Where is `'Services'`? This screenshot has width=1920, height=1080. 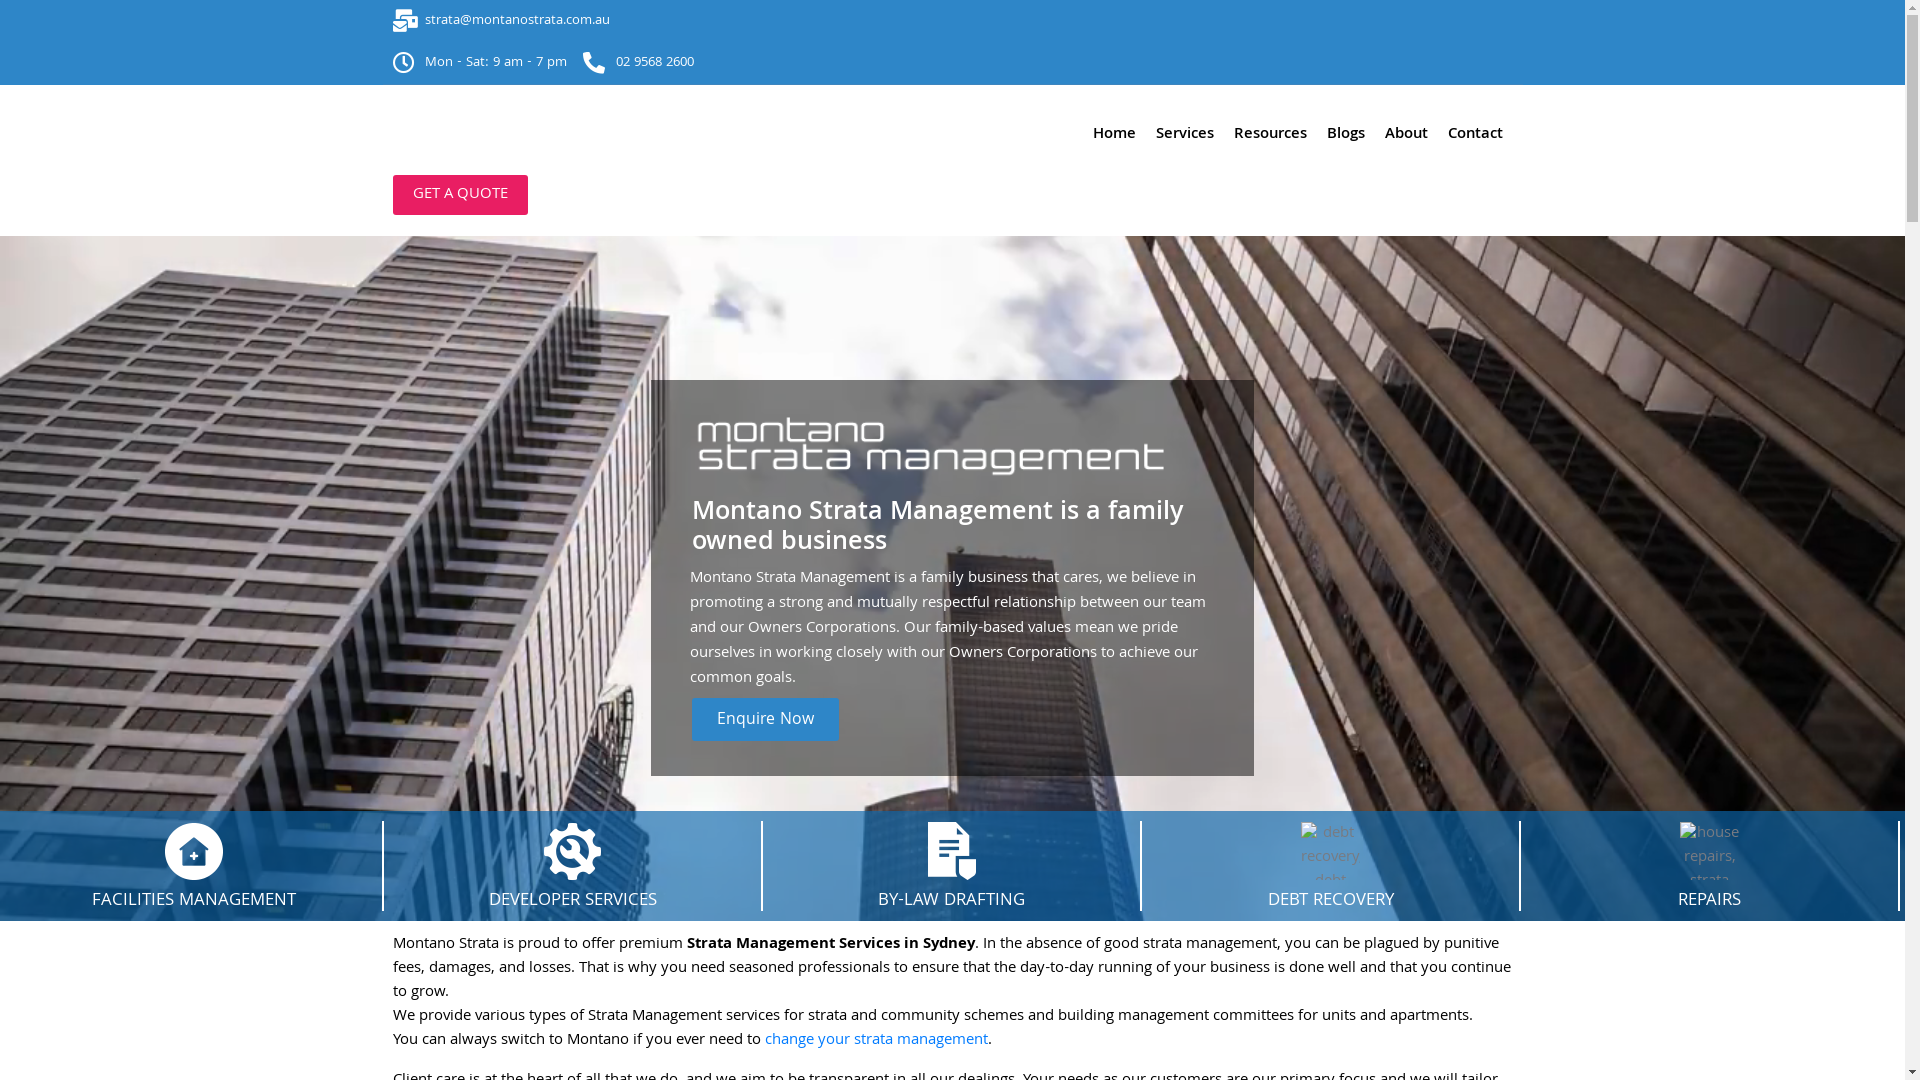 'Services' is located at coordinates (1185, 135).